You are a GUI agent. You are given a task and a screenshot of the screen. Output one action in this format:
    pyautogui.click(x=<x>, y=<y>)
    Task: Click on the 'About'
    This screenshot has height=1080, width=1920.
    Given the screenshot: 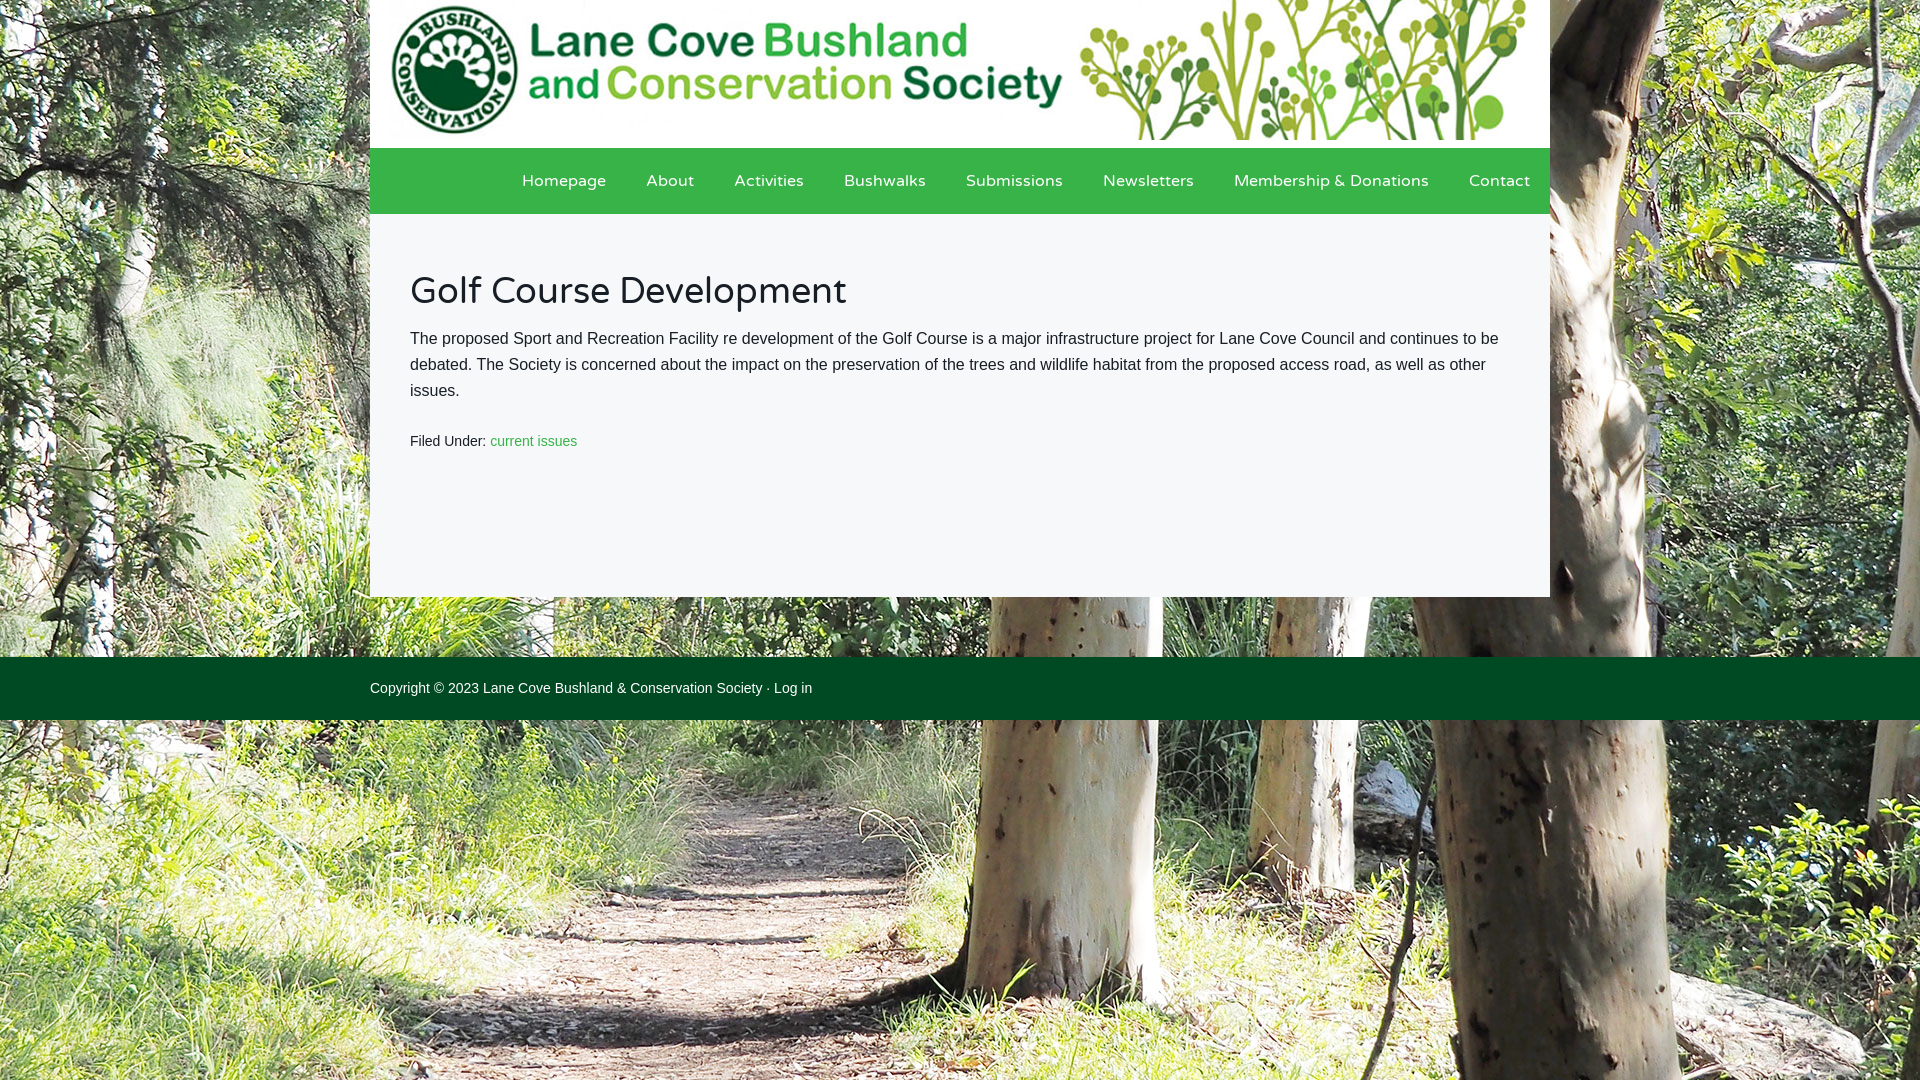 What is the action you would take?
    pyautogui.click(x=670, y=181)
    